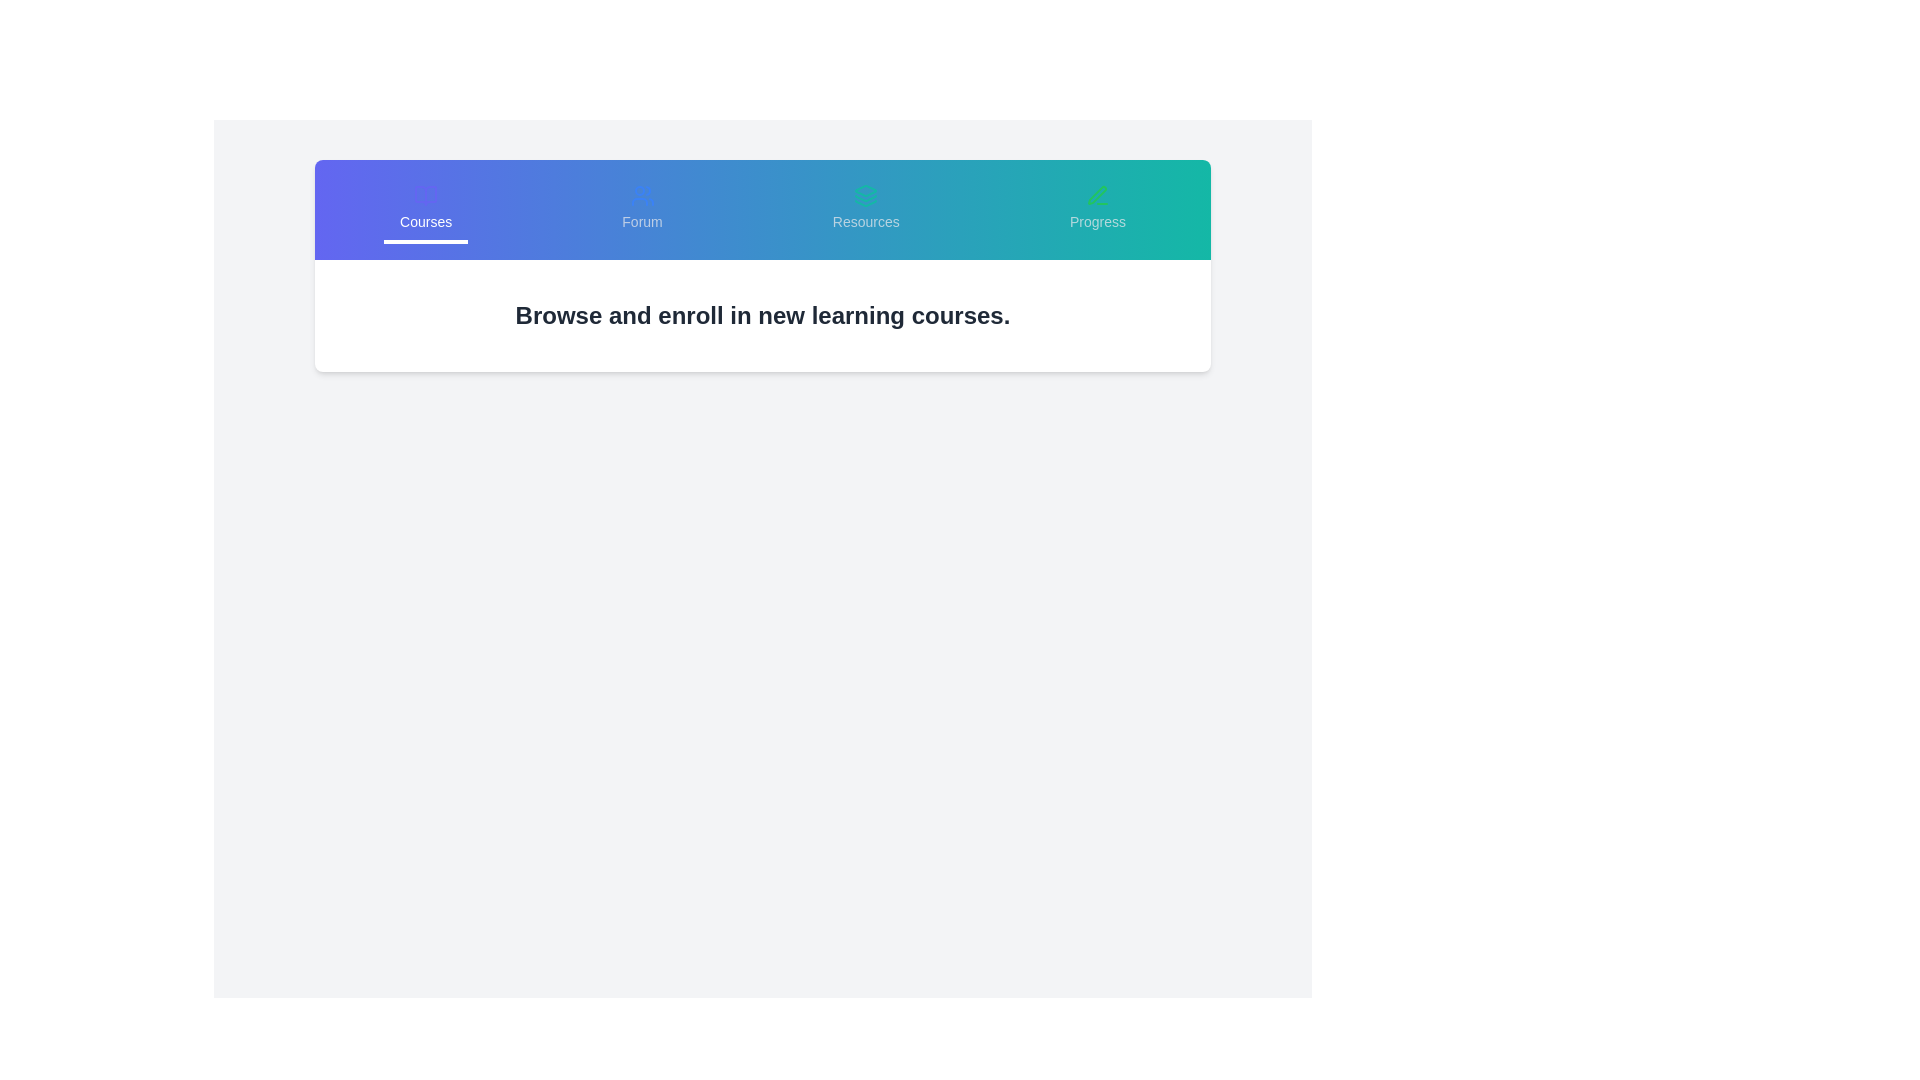 The height and width of the screenshot is (1080, 1920). I want to click on the tab option Courses, so click(425, 209).